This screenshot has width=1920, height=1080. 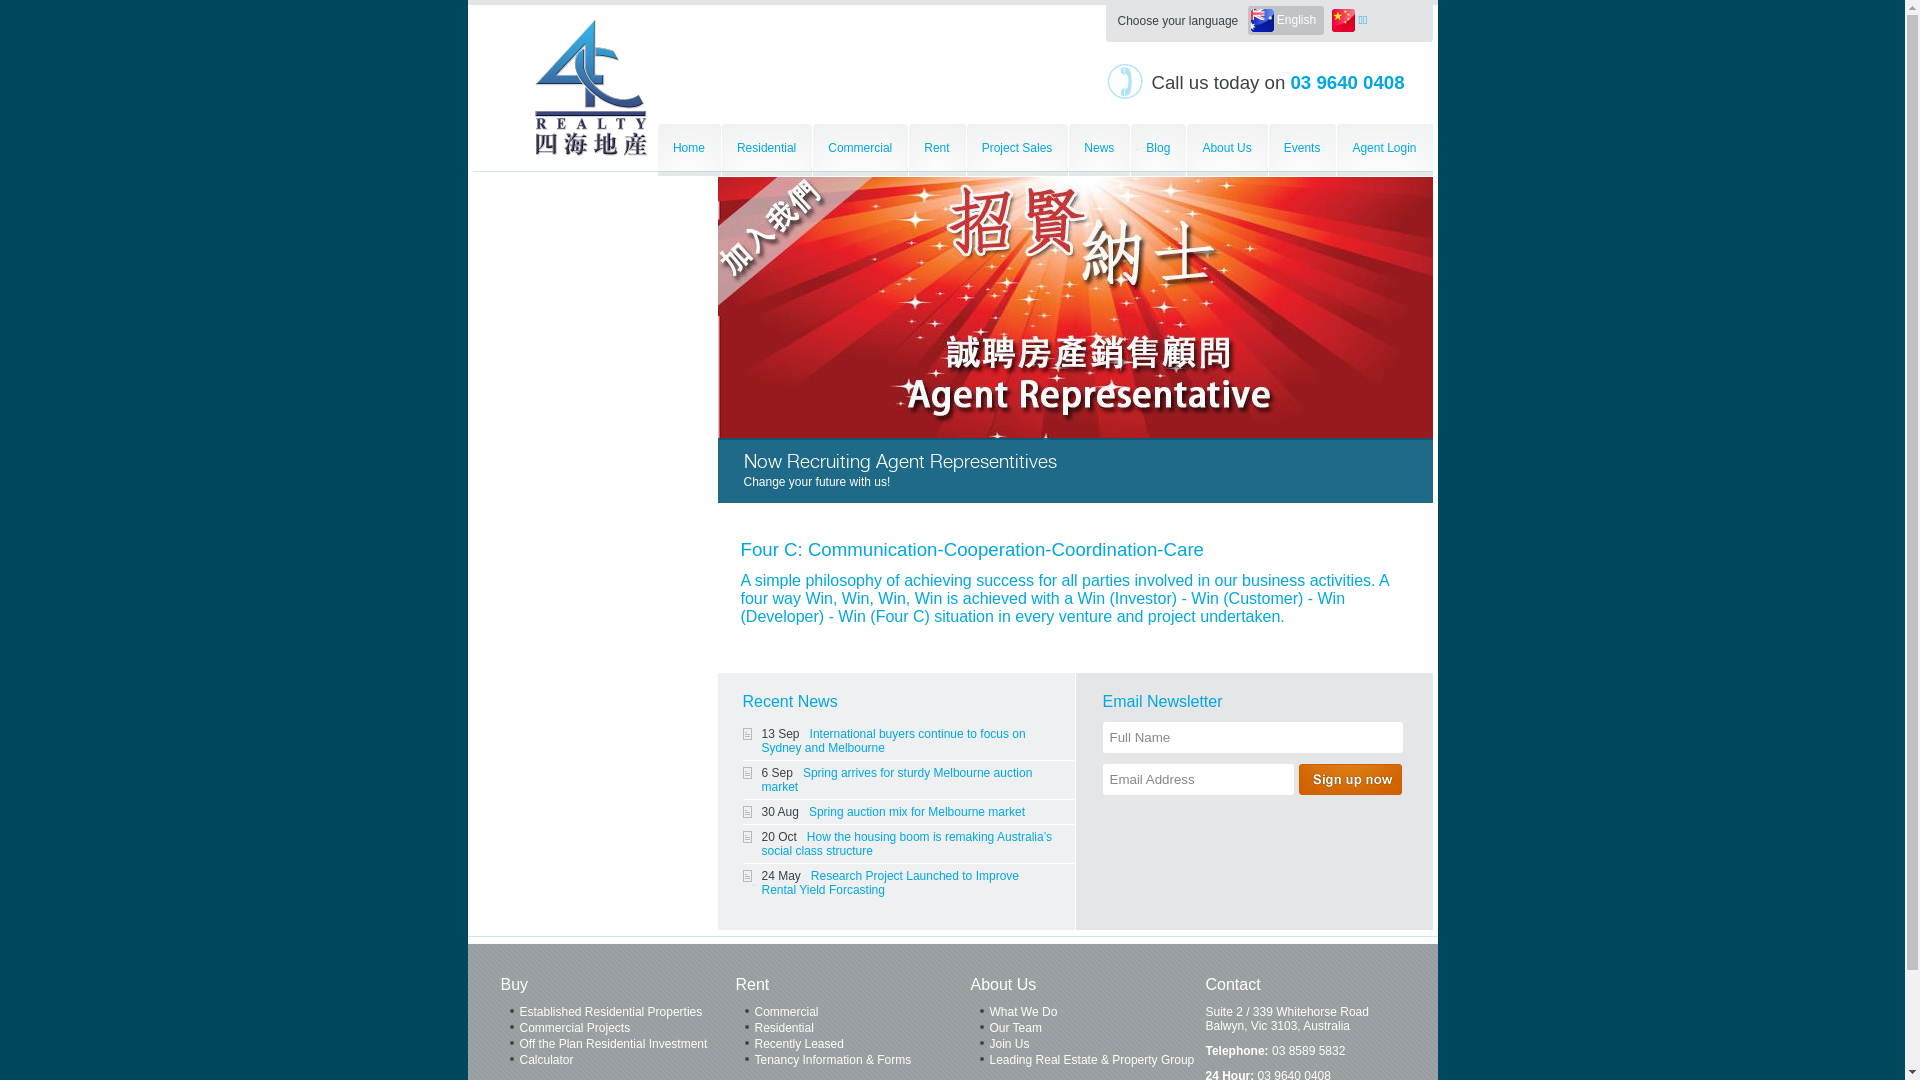 I want to click on 'Calculator', so click(x=616, y=1059).